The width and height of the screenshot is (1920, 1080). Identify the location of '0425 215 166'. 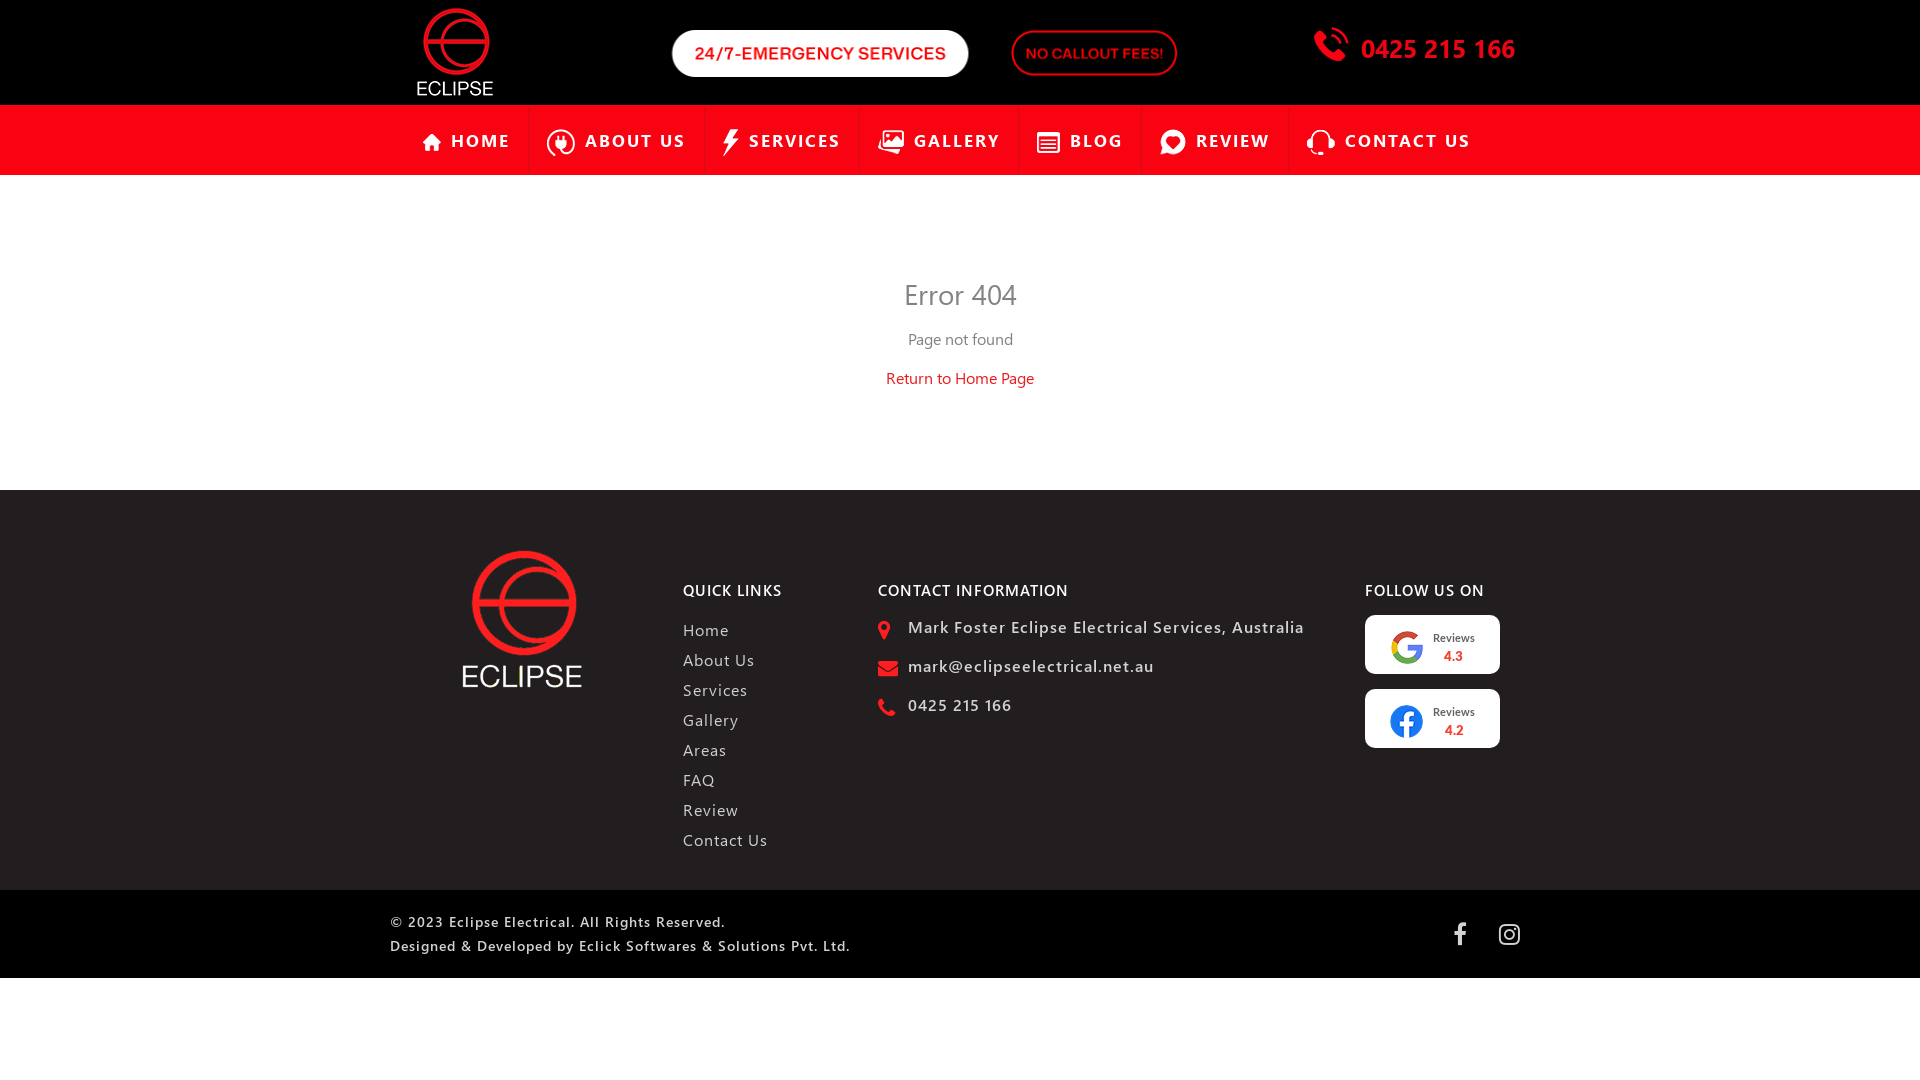
(1437, 46).